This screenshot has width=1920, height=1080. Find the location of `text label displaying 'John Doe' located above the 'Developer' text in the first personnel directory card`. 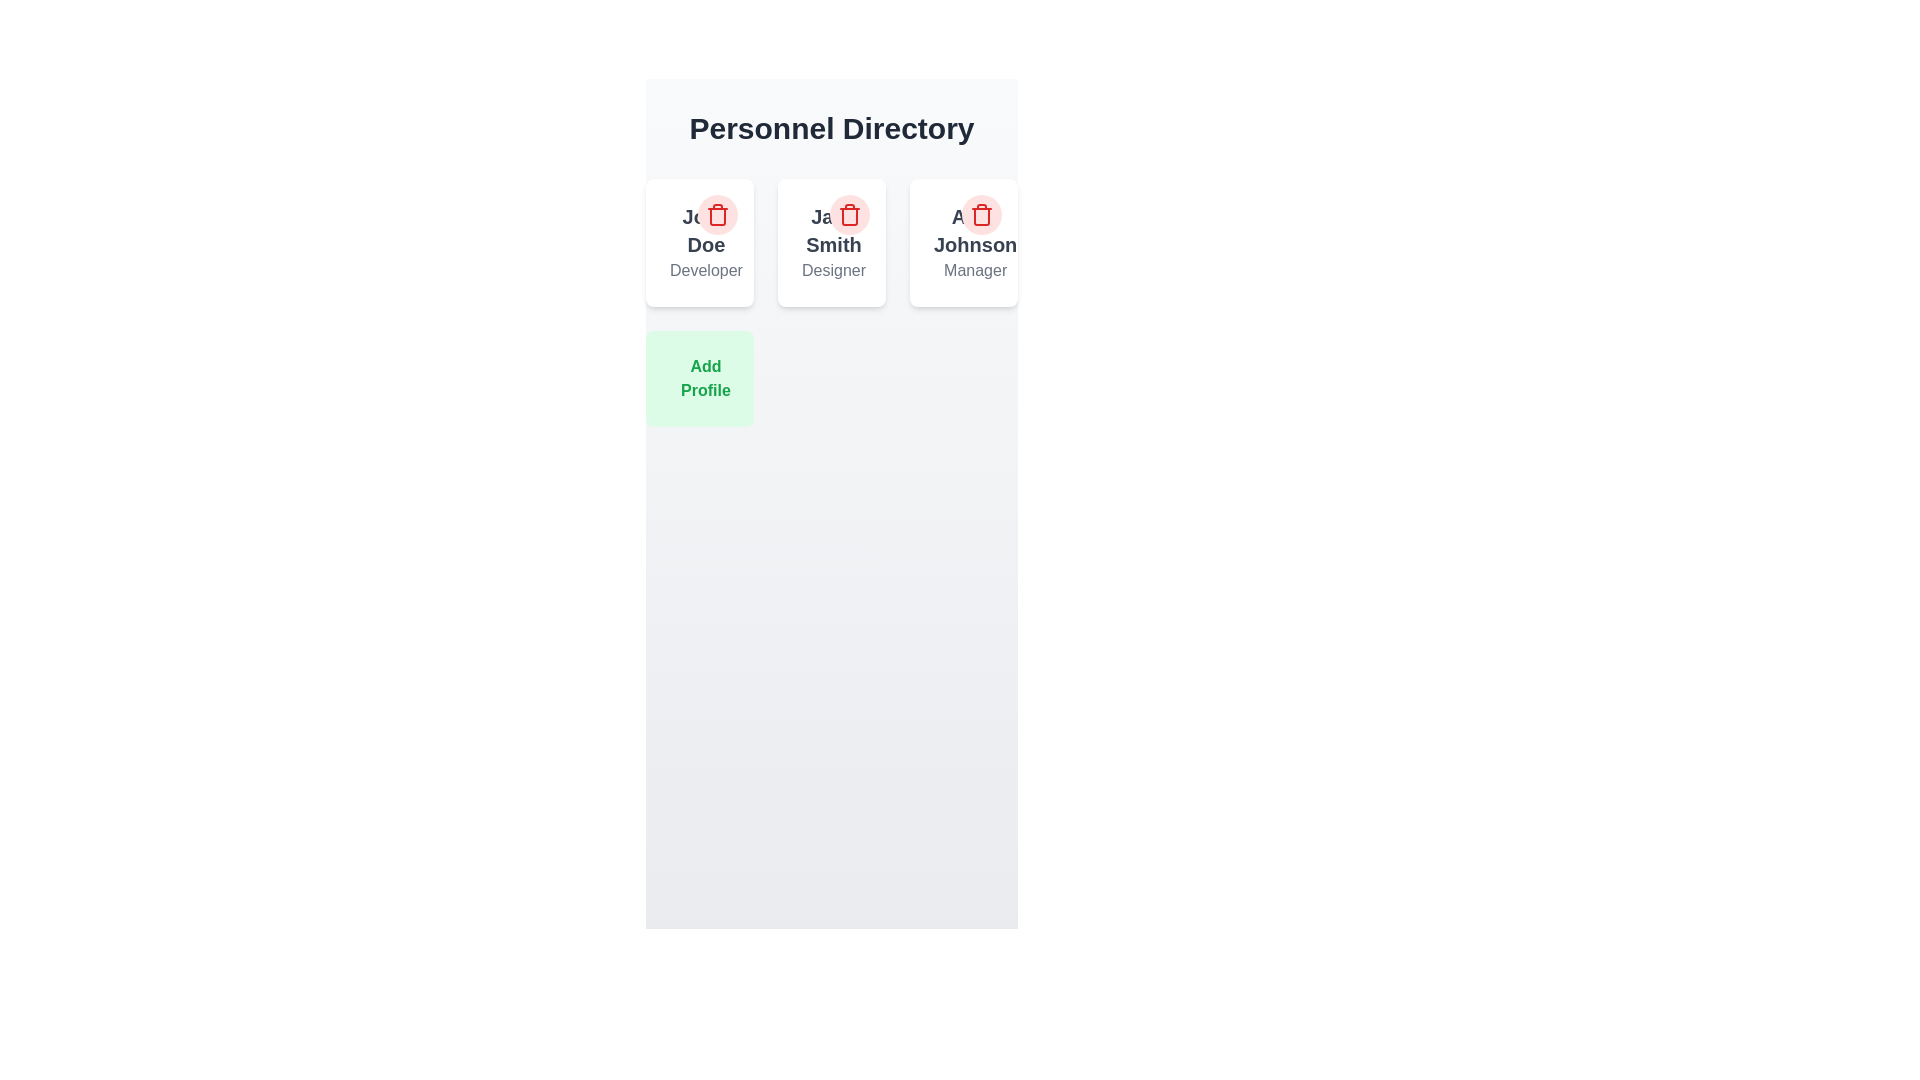

text label displaying 'John Doe' located above the 'Developer' text in the first personnel directory card is located at coordinates (706, 230).